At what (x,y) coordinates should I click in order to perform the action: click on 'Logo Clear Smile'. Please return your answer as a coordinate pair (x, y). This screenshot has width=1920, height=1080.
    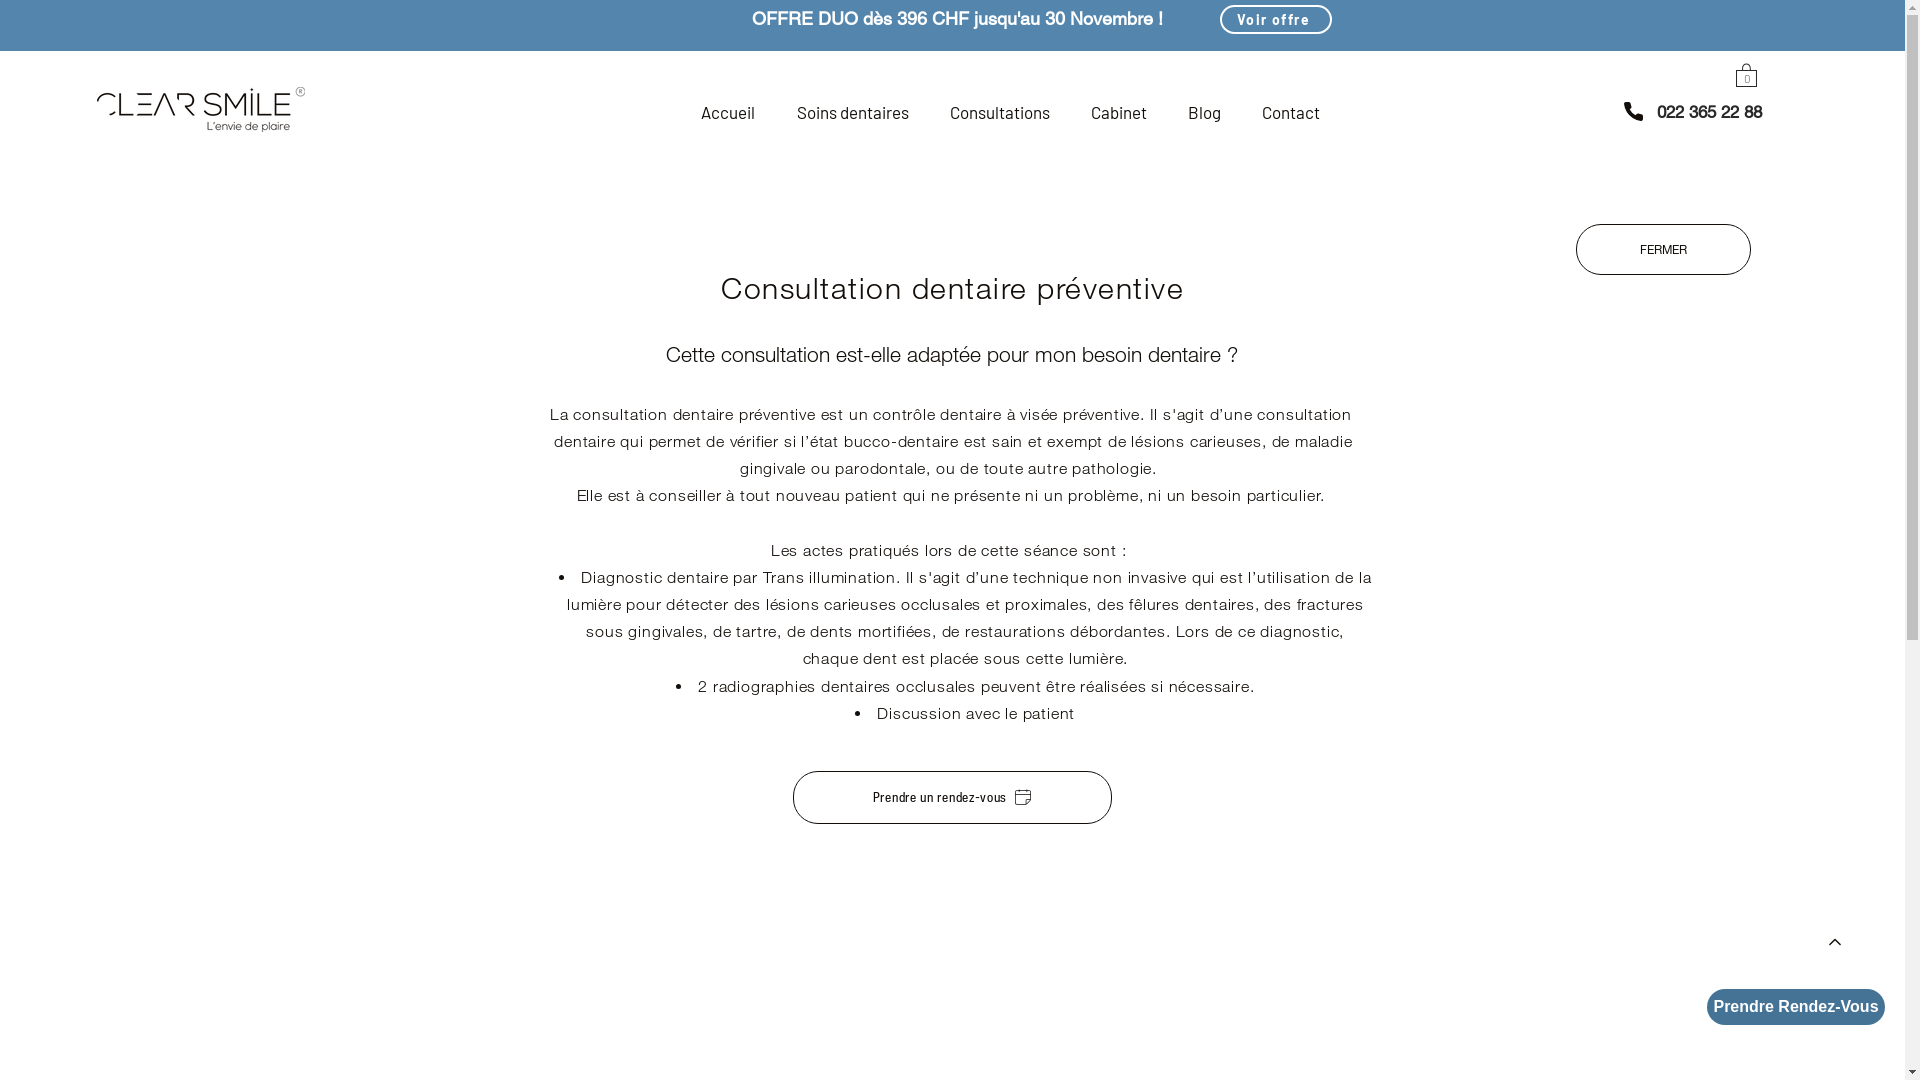
    Looking at the image, I should click on (201, 109).